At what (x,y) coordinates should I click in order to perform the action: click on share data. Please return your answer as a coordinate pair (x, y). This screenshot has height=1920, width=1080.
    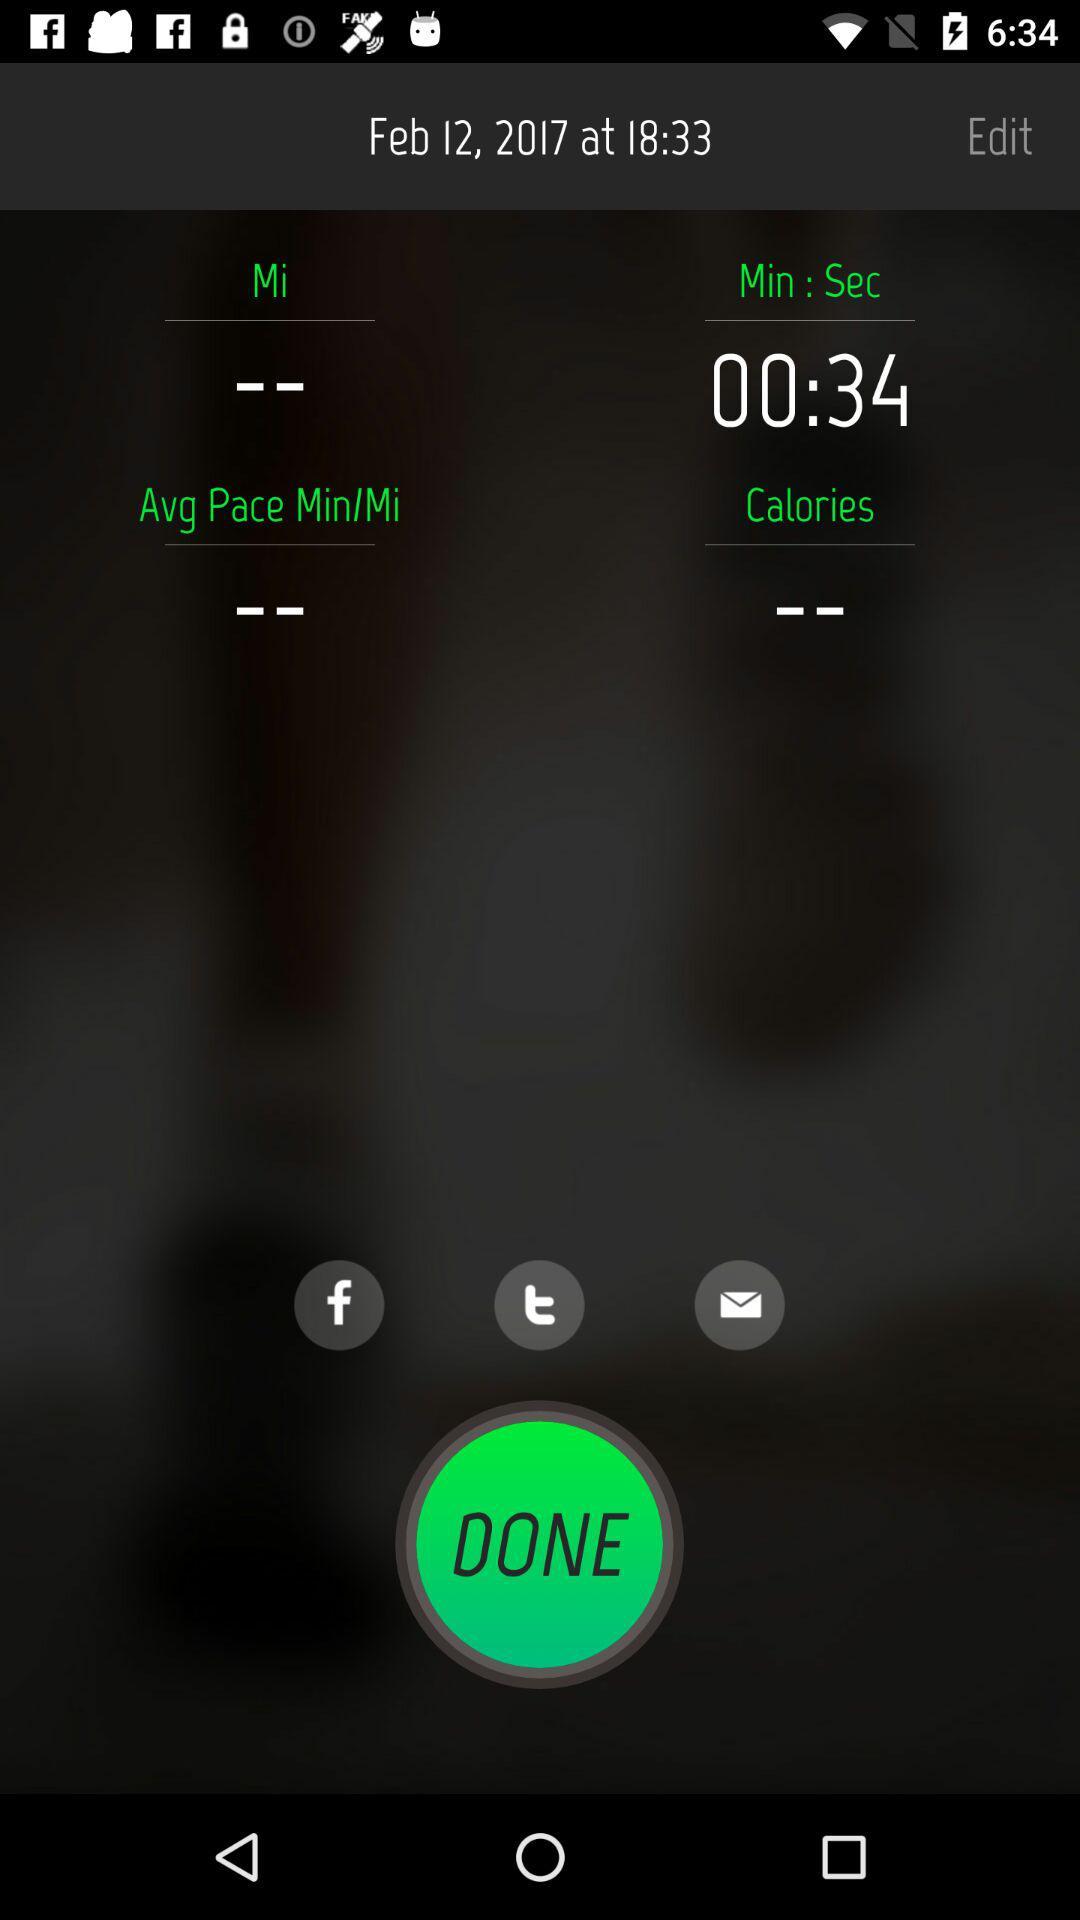
    Looking at the image, I should click on (739, 1305).